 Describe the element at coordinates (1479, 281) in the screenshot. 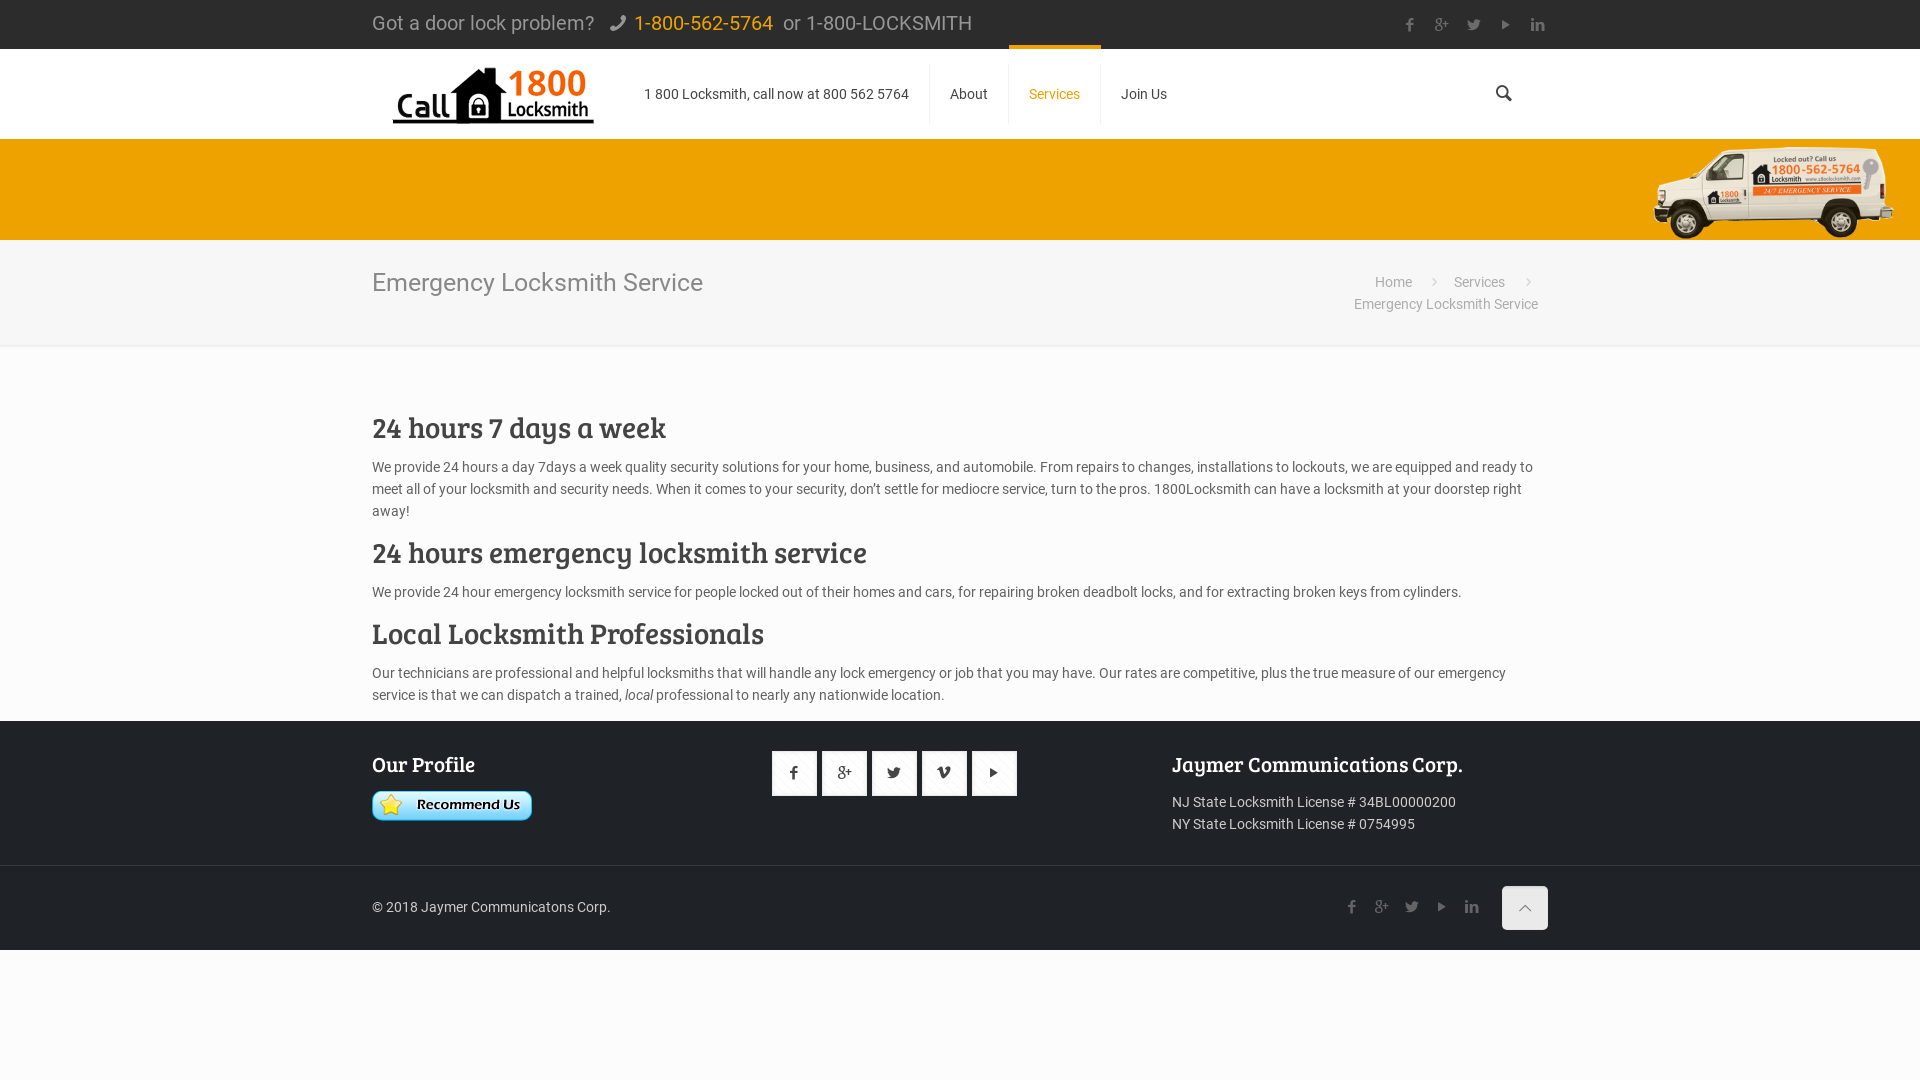

I see `'Services'` at that location.